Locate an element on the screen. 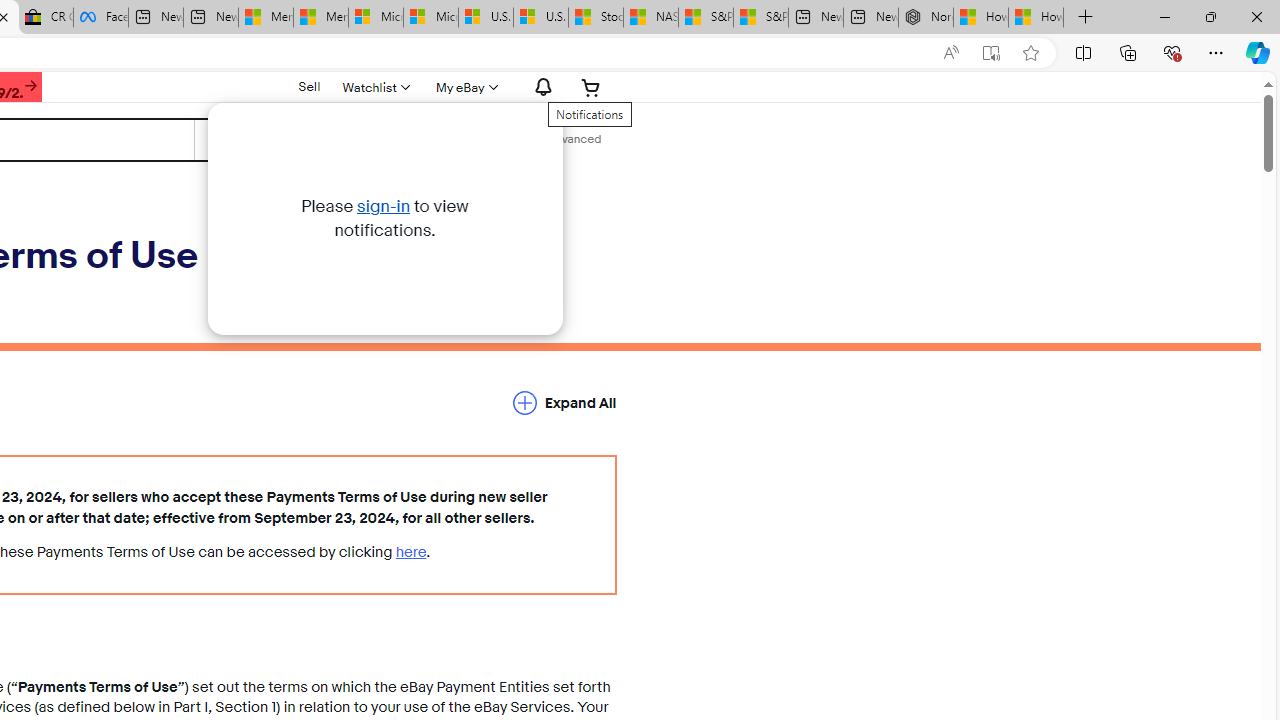 The image size is (1280, 720). 'WatchlistExpand Watch List' is located at coordinates (375, 86).